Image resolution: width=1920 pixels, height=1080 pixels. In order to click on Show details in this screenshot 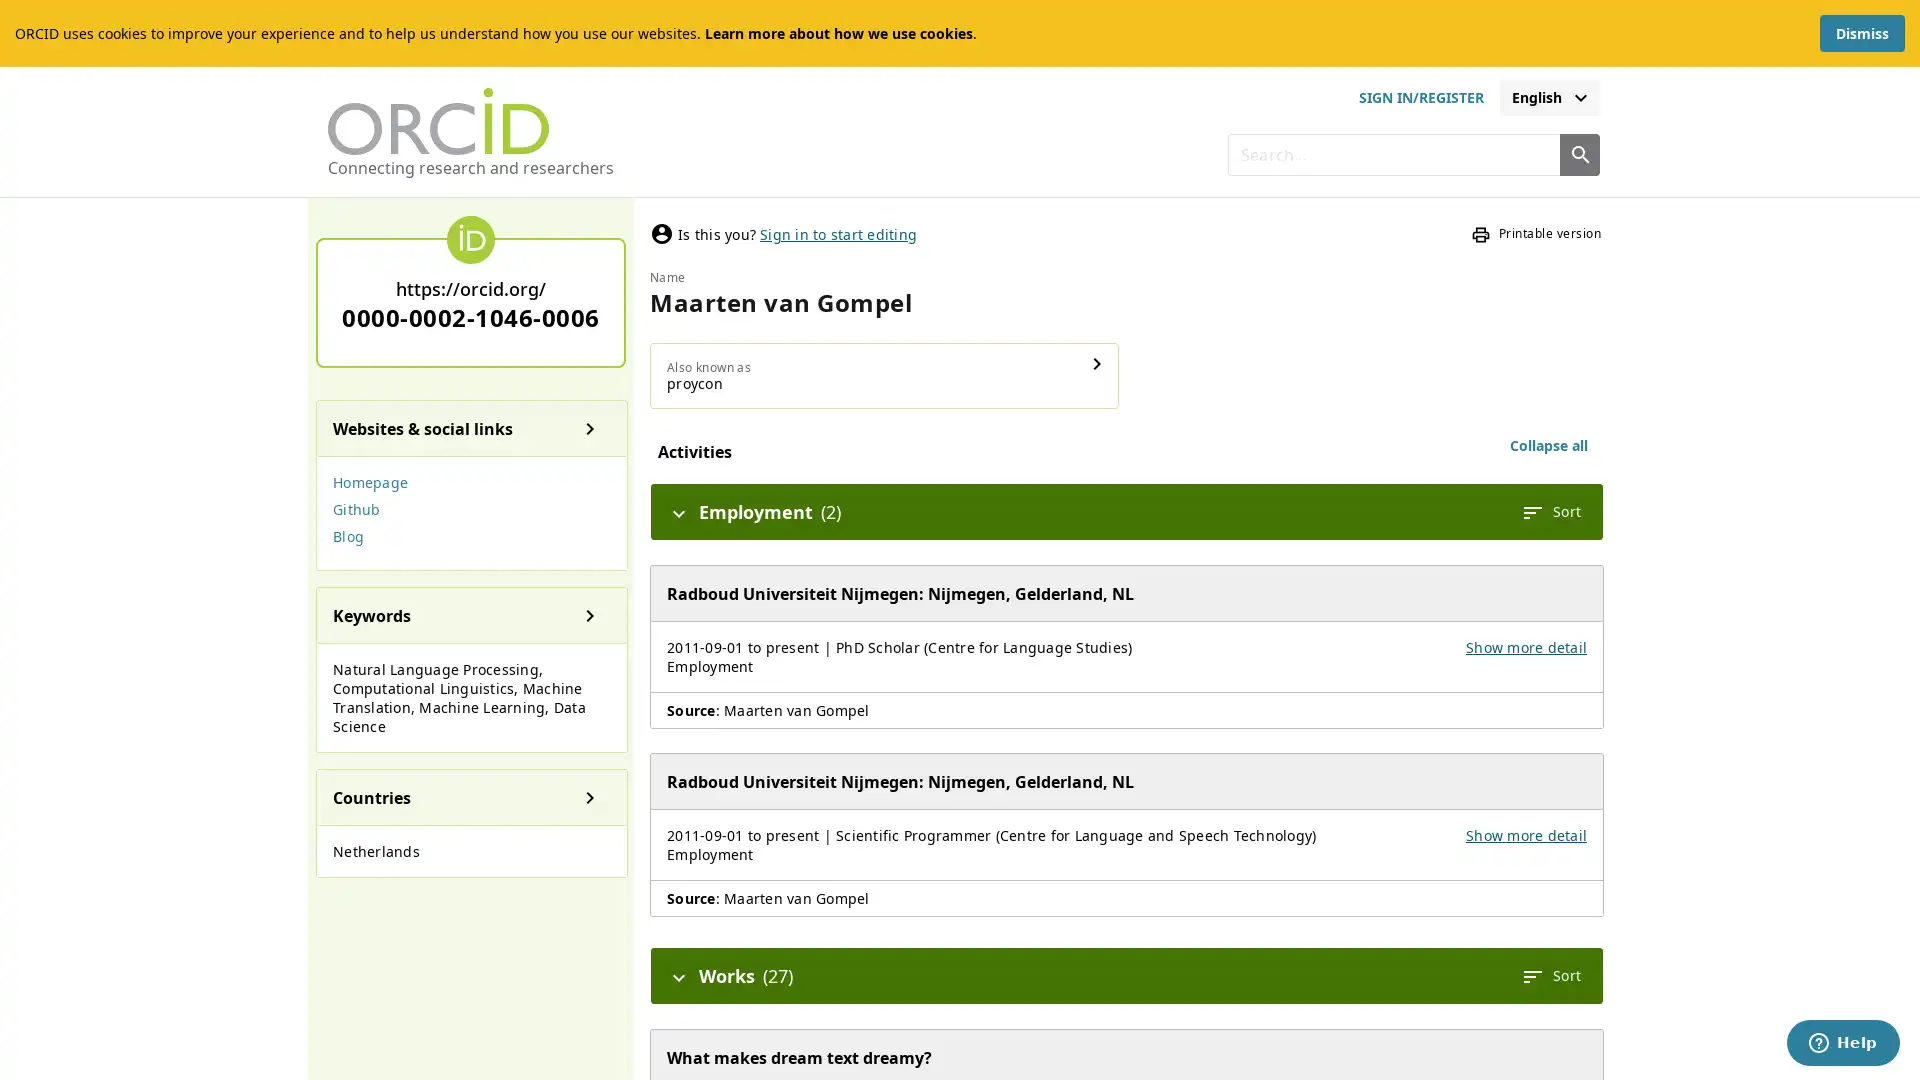, I will do `click(589, 613)`.